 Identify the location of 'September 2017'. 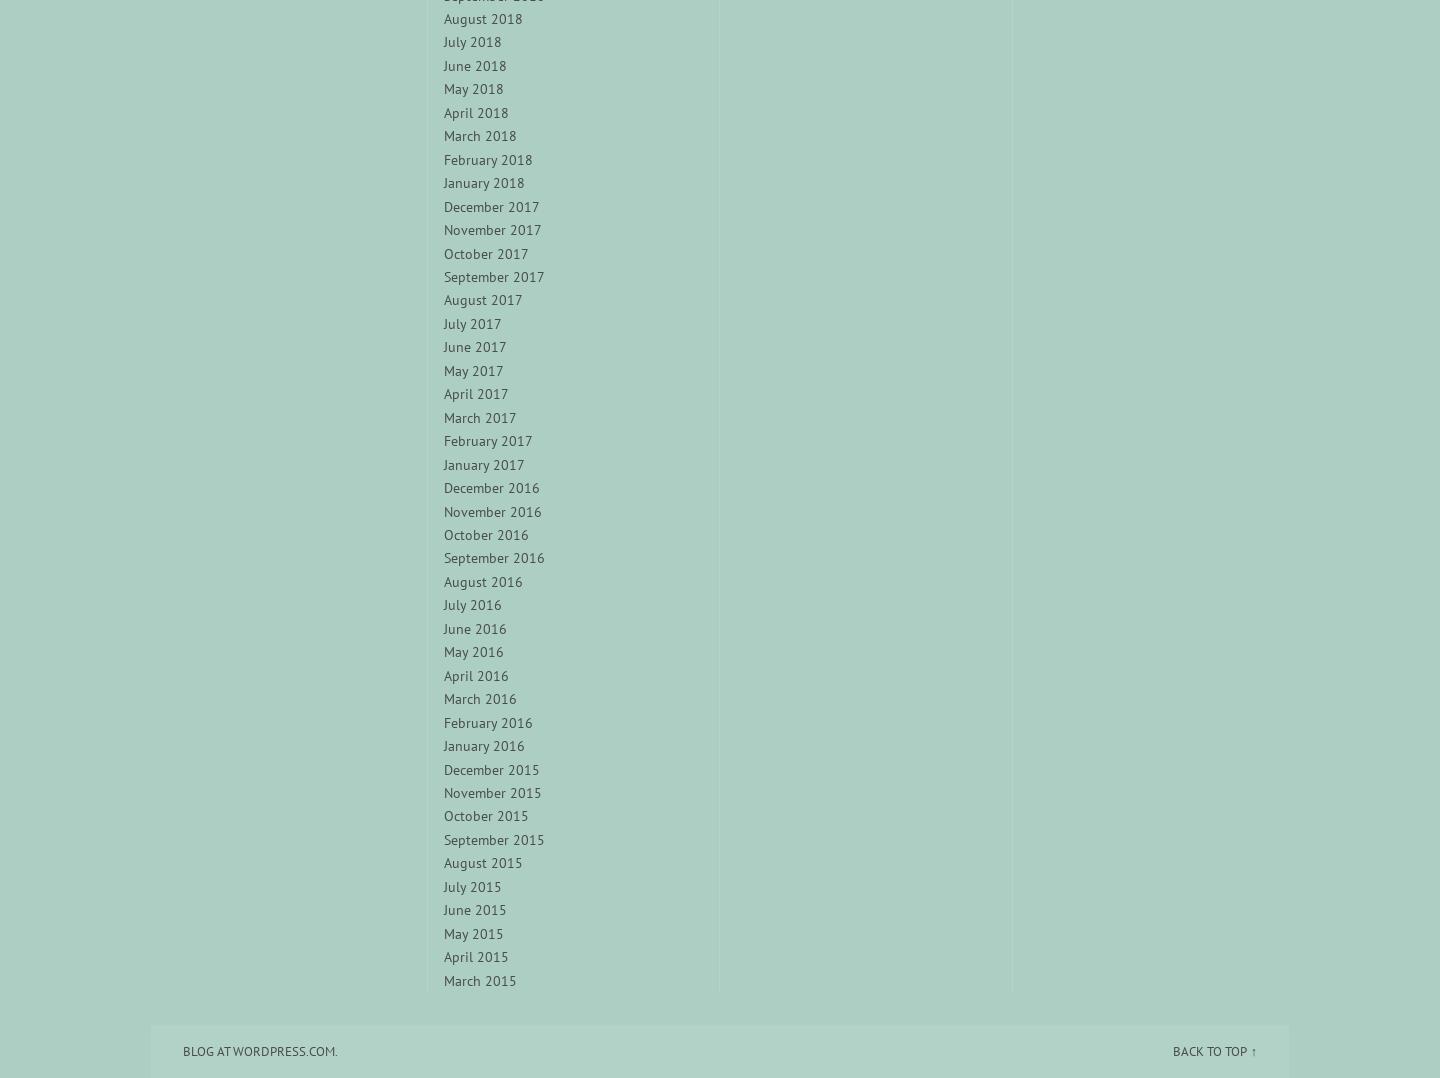
(492, 277).